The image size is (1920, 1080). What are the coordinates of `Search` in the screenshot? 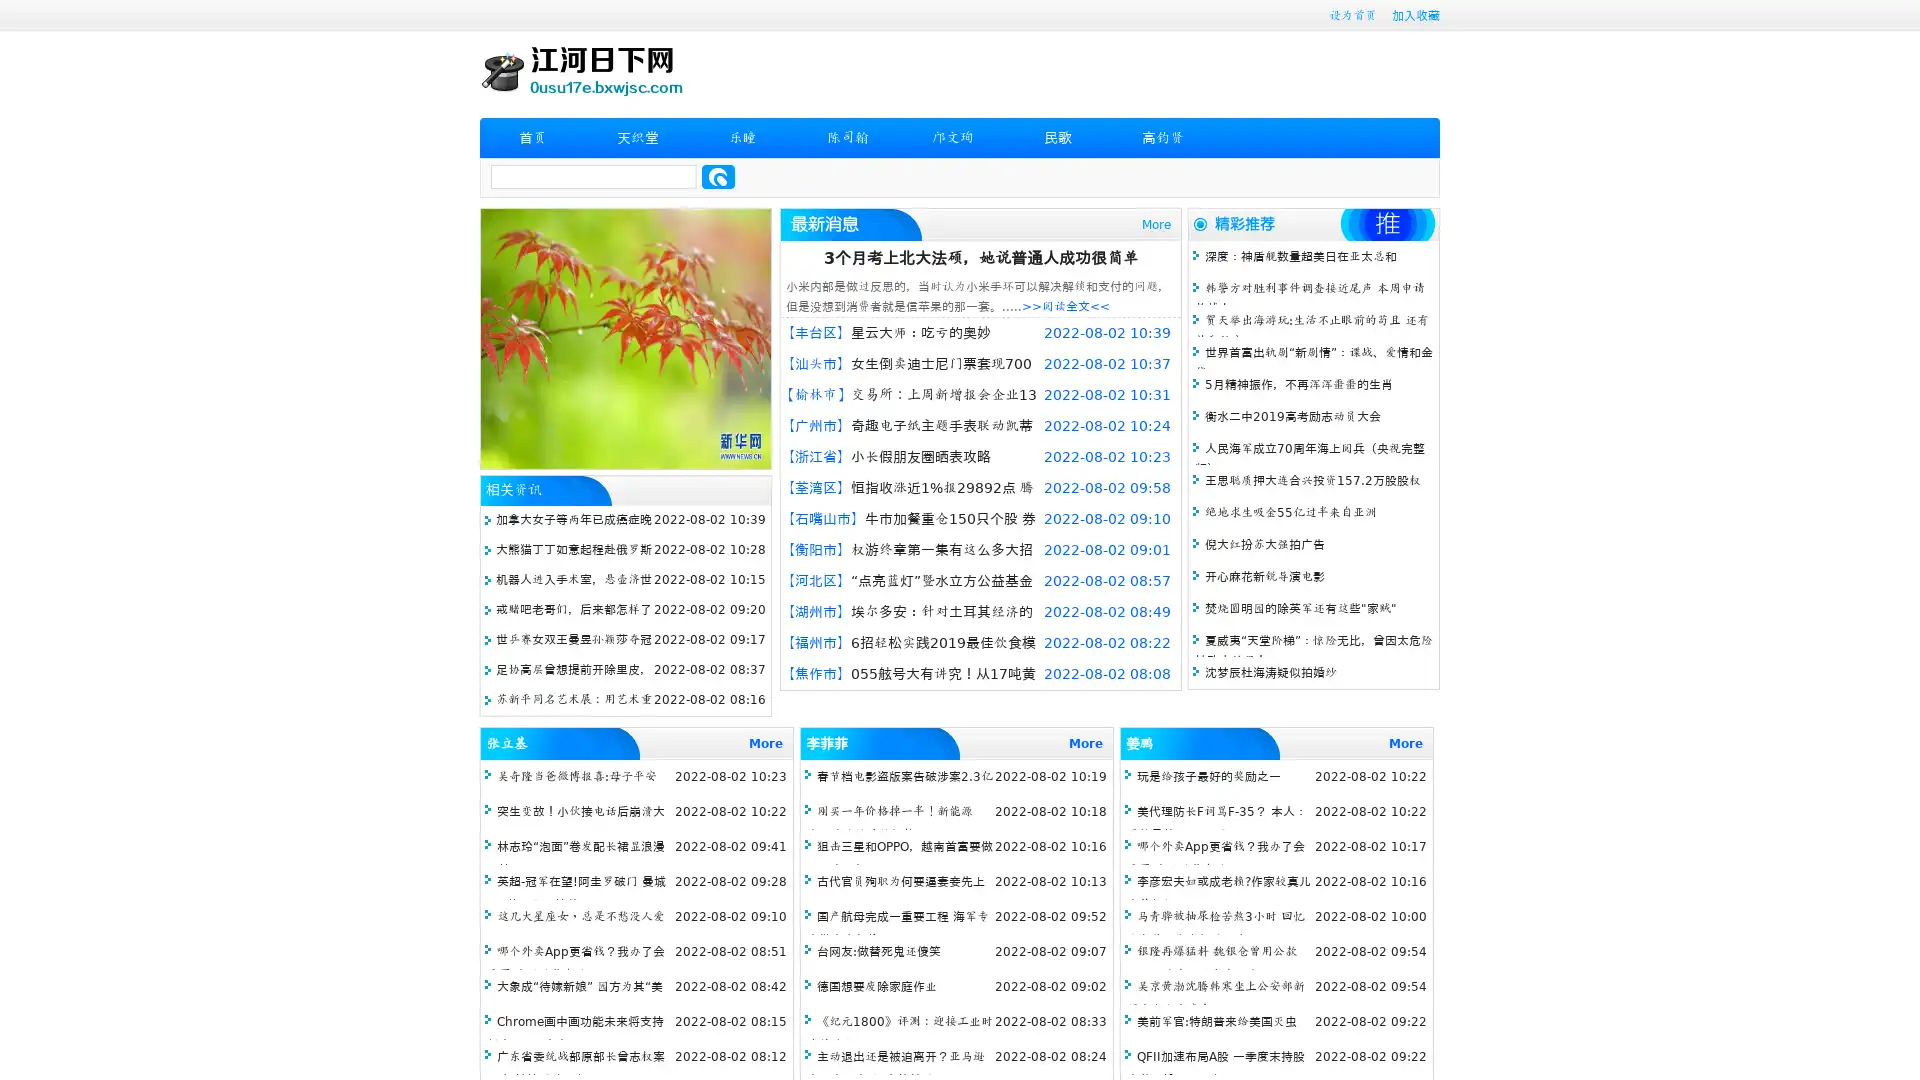 It's located at (718, 176).